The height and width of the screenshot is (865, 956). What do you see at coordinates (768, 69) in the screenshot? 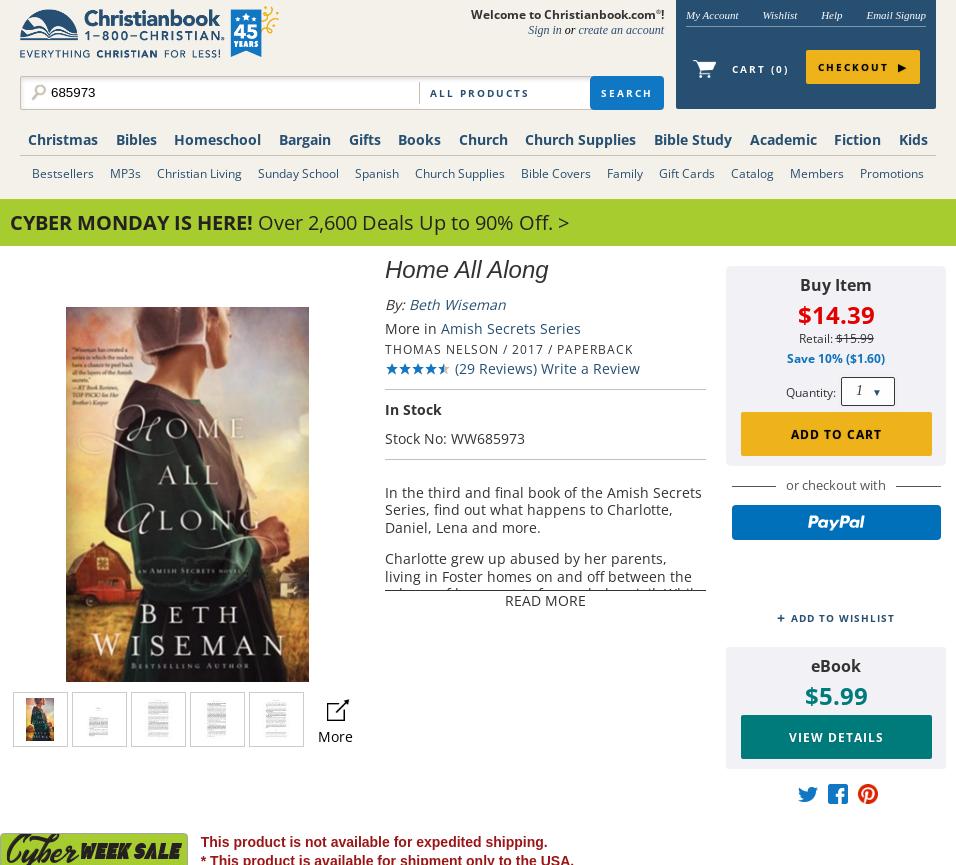
I see `'(0)'` at bounding box center [768, 69].